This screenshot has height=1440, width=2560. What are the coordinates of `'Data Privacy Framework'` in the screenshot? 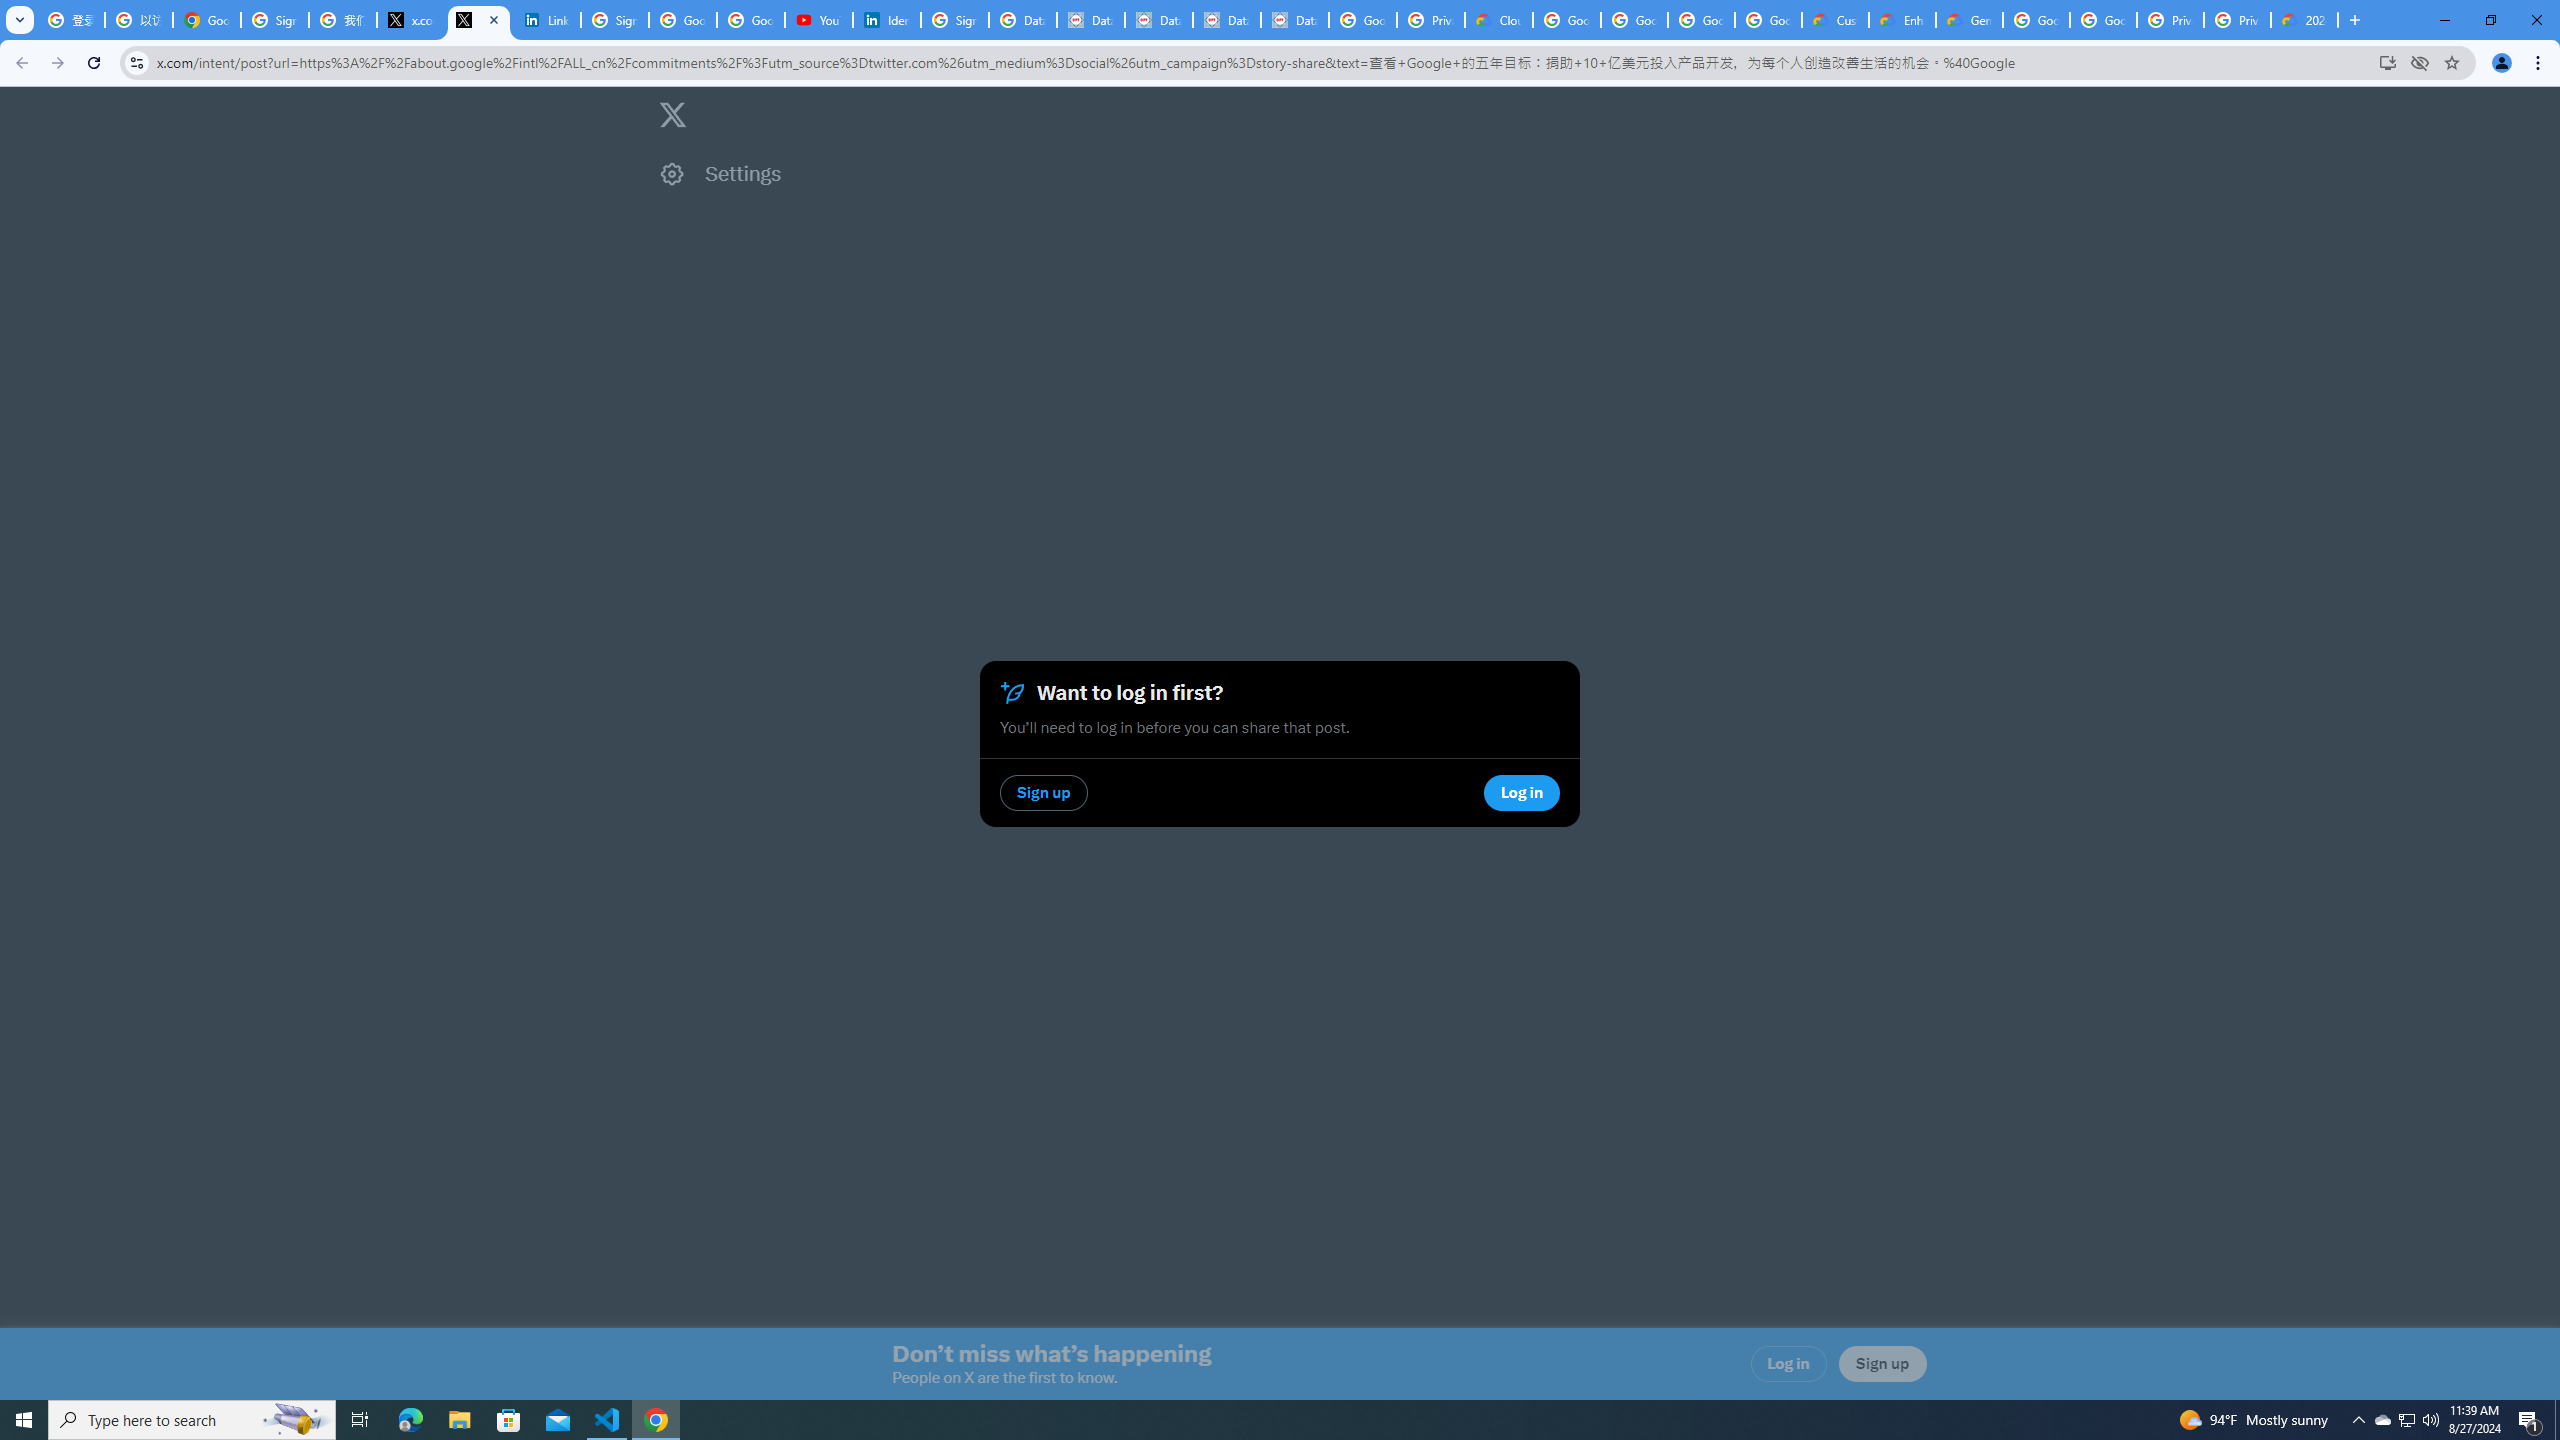 It's located at (1089, 19).